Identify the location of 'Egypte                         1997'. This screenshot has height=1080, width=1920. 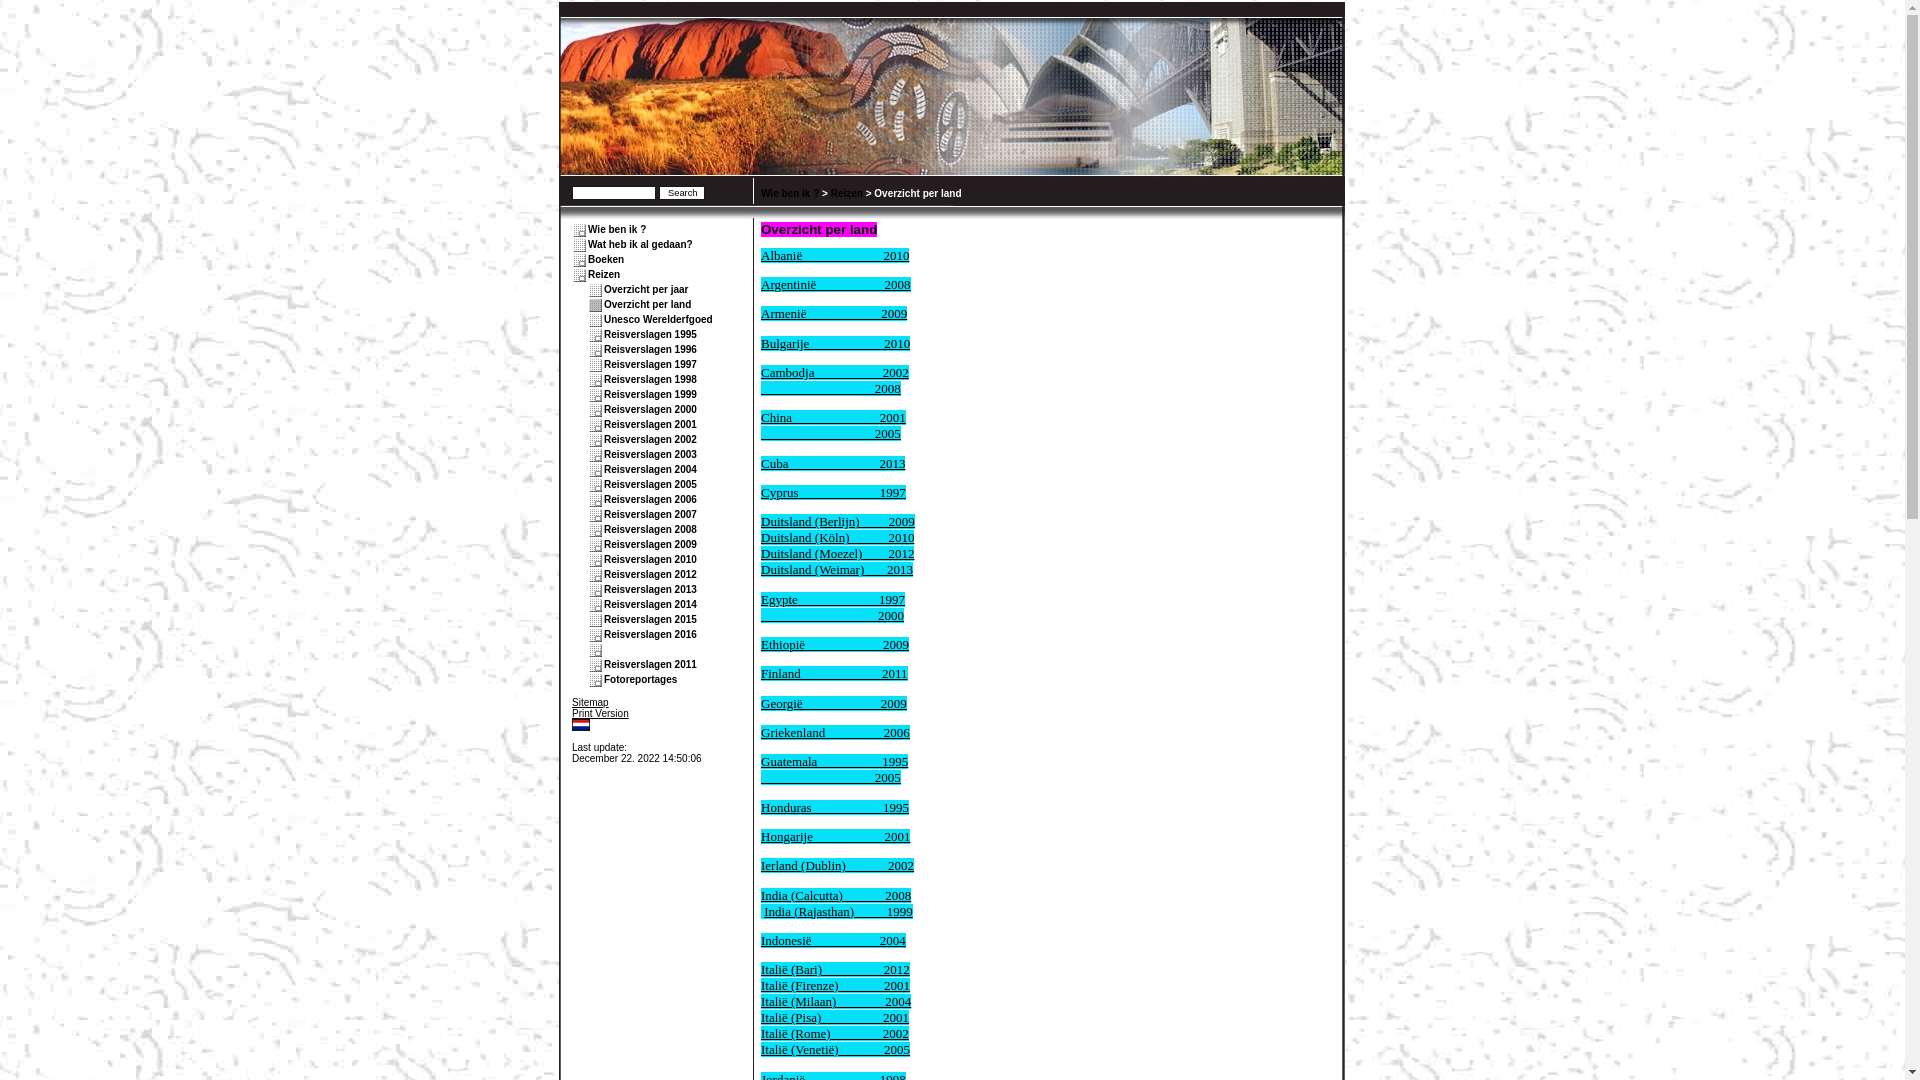
(833, 598).